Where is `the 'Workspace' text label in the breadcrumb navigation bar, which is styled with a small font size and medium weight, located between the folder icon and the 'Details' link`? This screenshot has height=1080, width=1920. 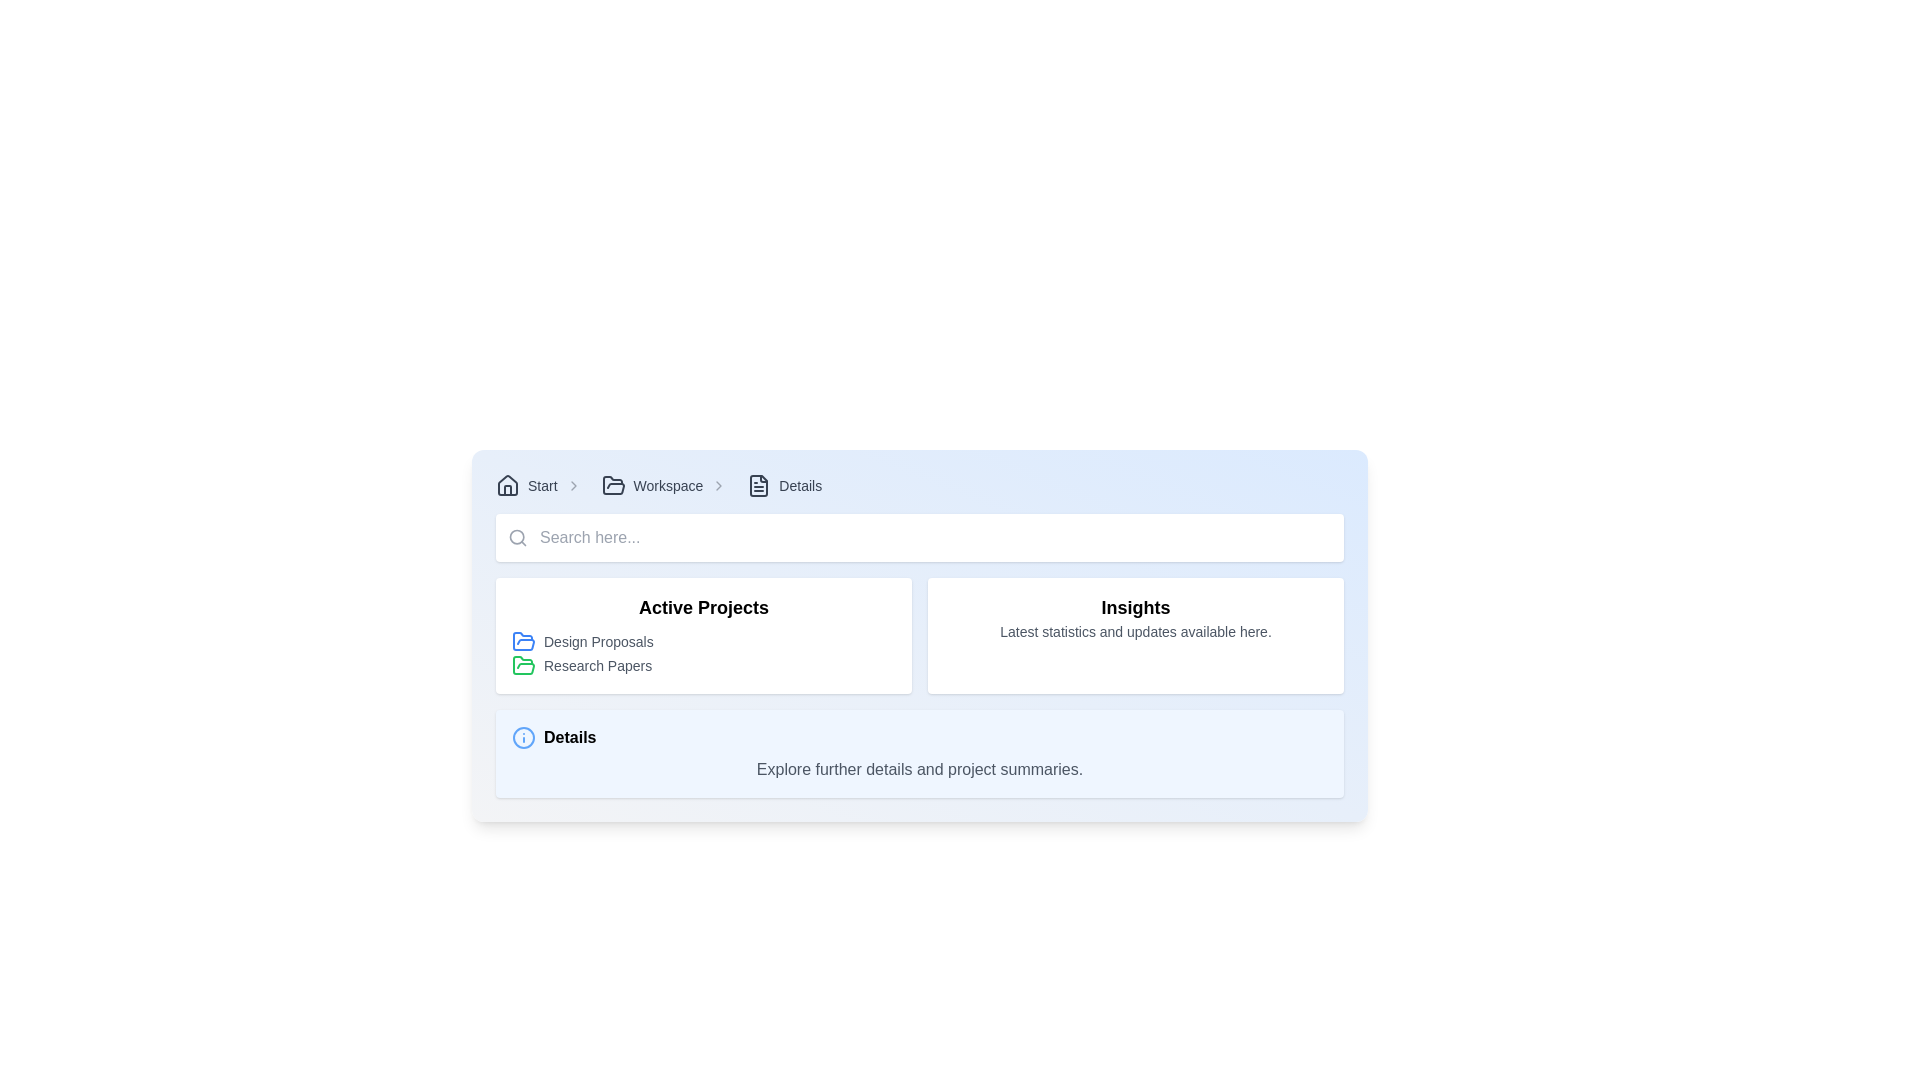
the 'Workspace' text label in the breadcrumb navigation bar, which is styled with a small font size and medium weight, located between the folder icon and the 'Details' link is located at coordinates (668, 486).